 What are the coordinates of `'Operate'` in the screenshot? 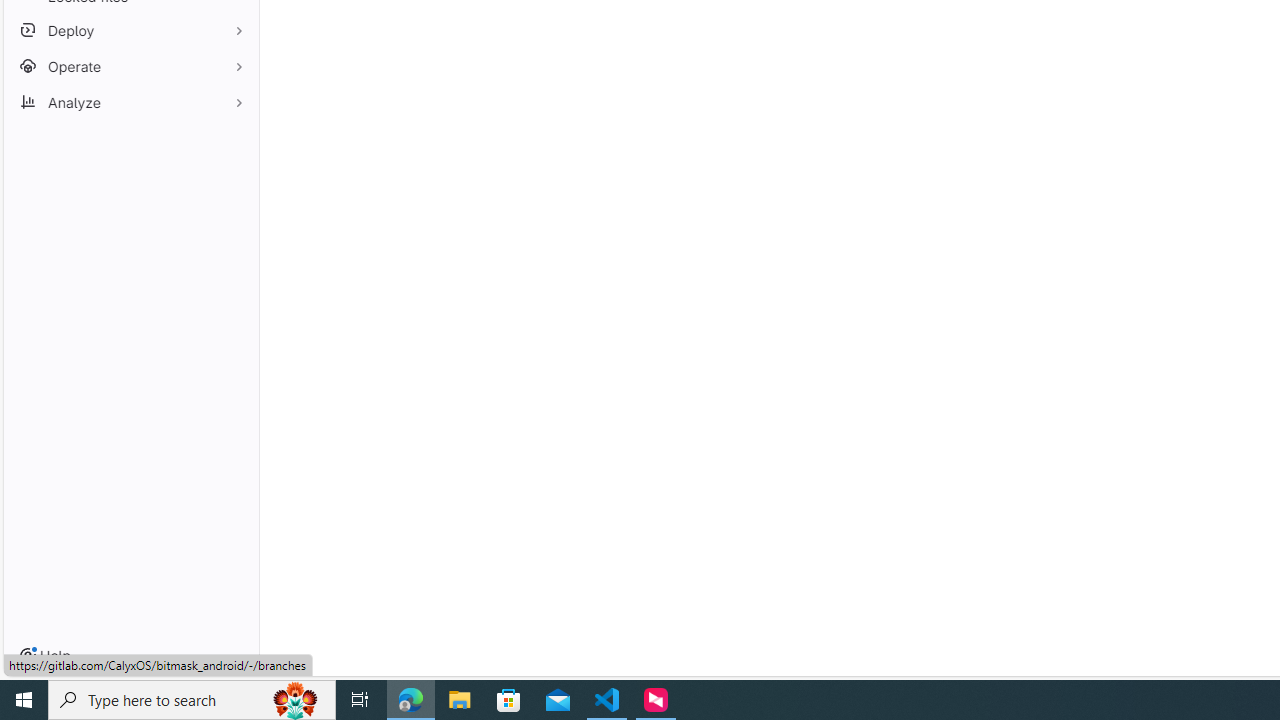 It's located at (130, 65).